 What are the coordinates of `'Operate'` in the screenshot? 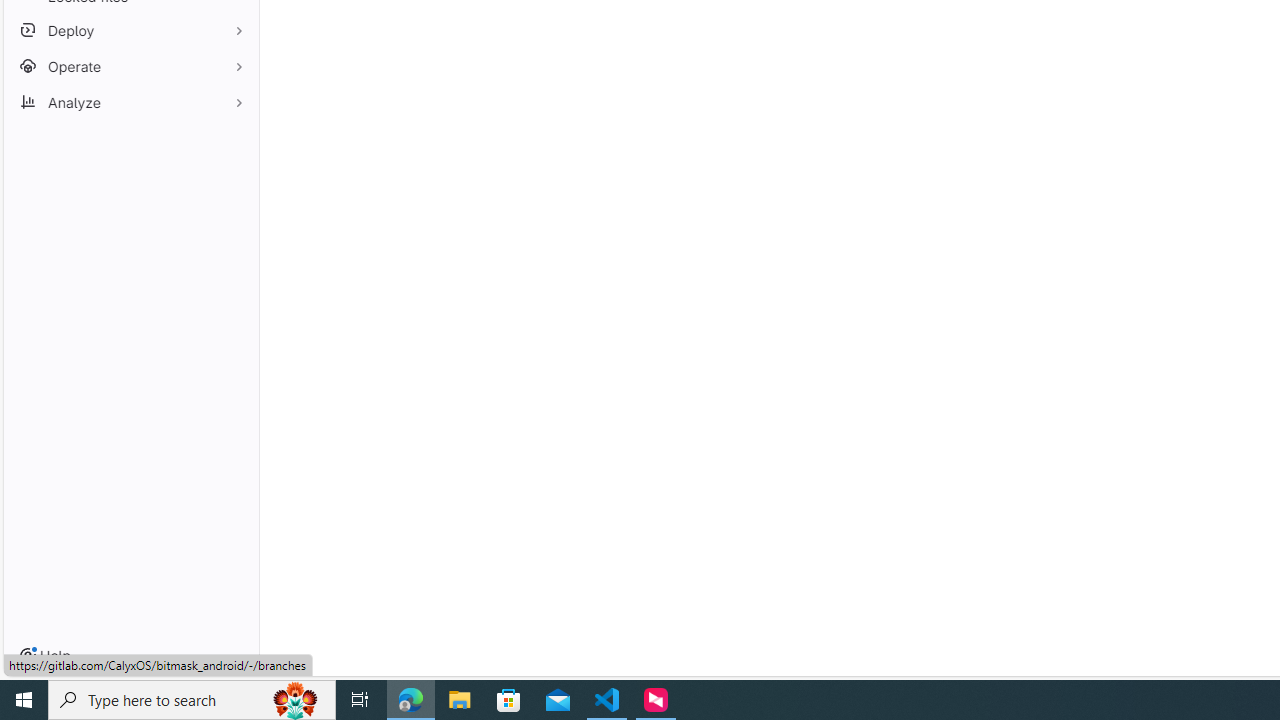 It's located at (130, 65).